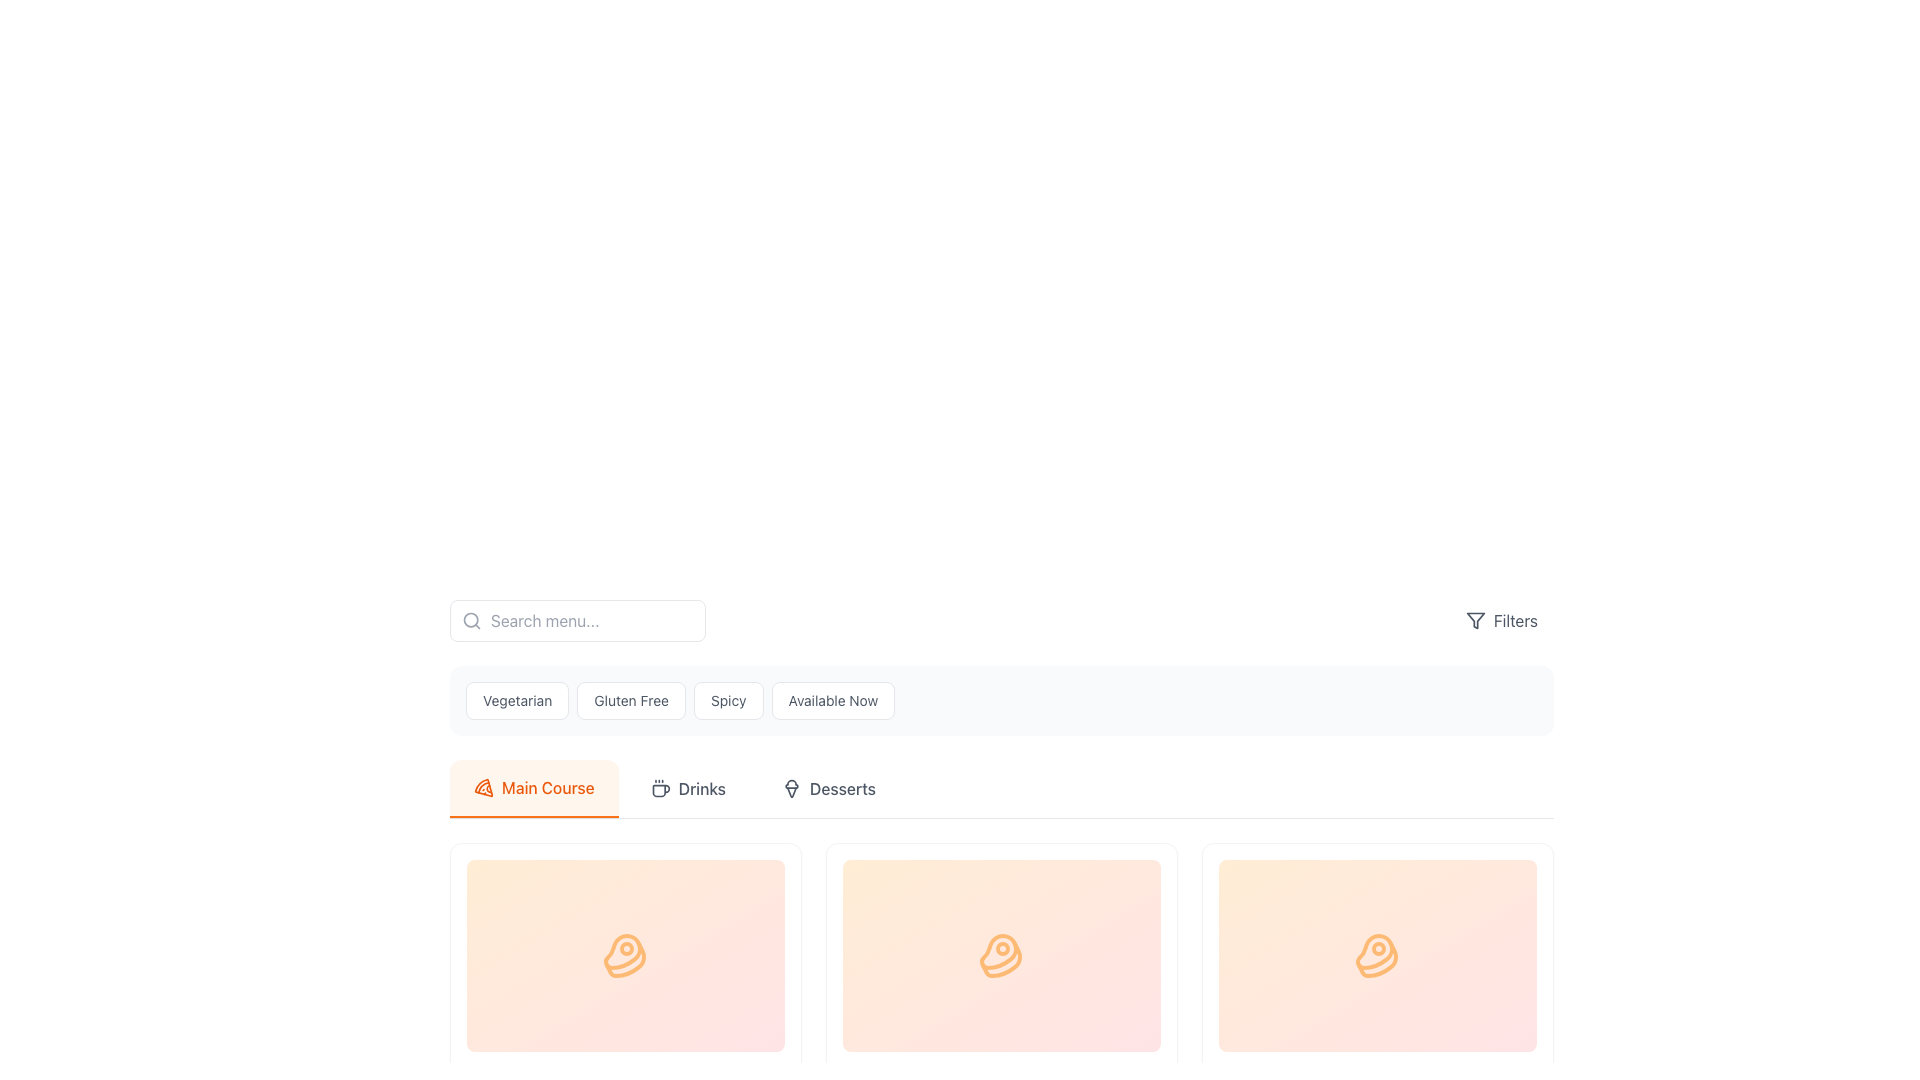  What do you see at coordinates (470, 619) in the screenshot?
I see `the circular decorative element of the search icon located in the header section of the webpage` at bounding box center [470, 619].